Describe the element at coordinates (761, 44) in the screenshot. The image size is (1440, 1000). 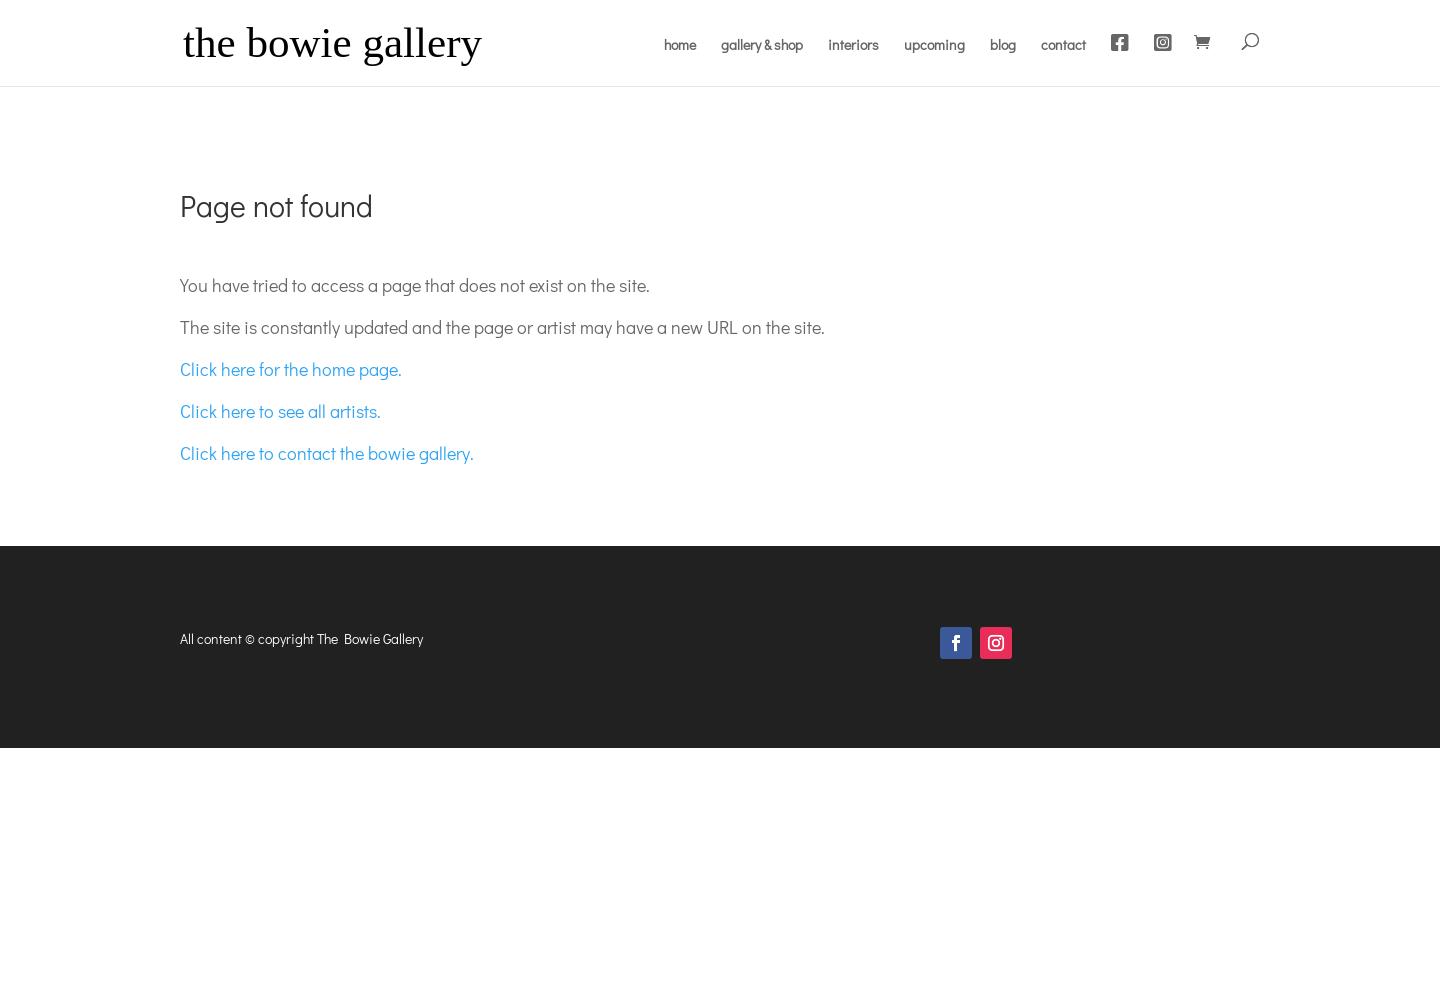
I see `'gallery & shop'` at that location.